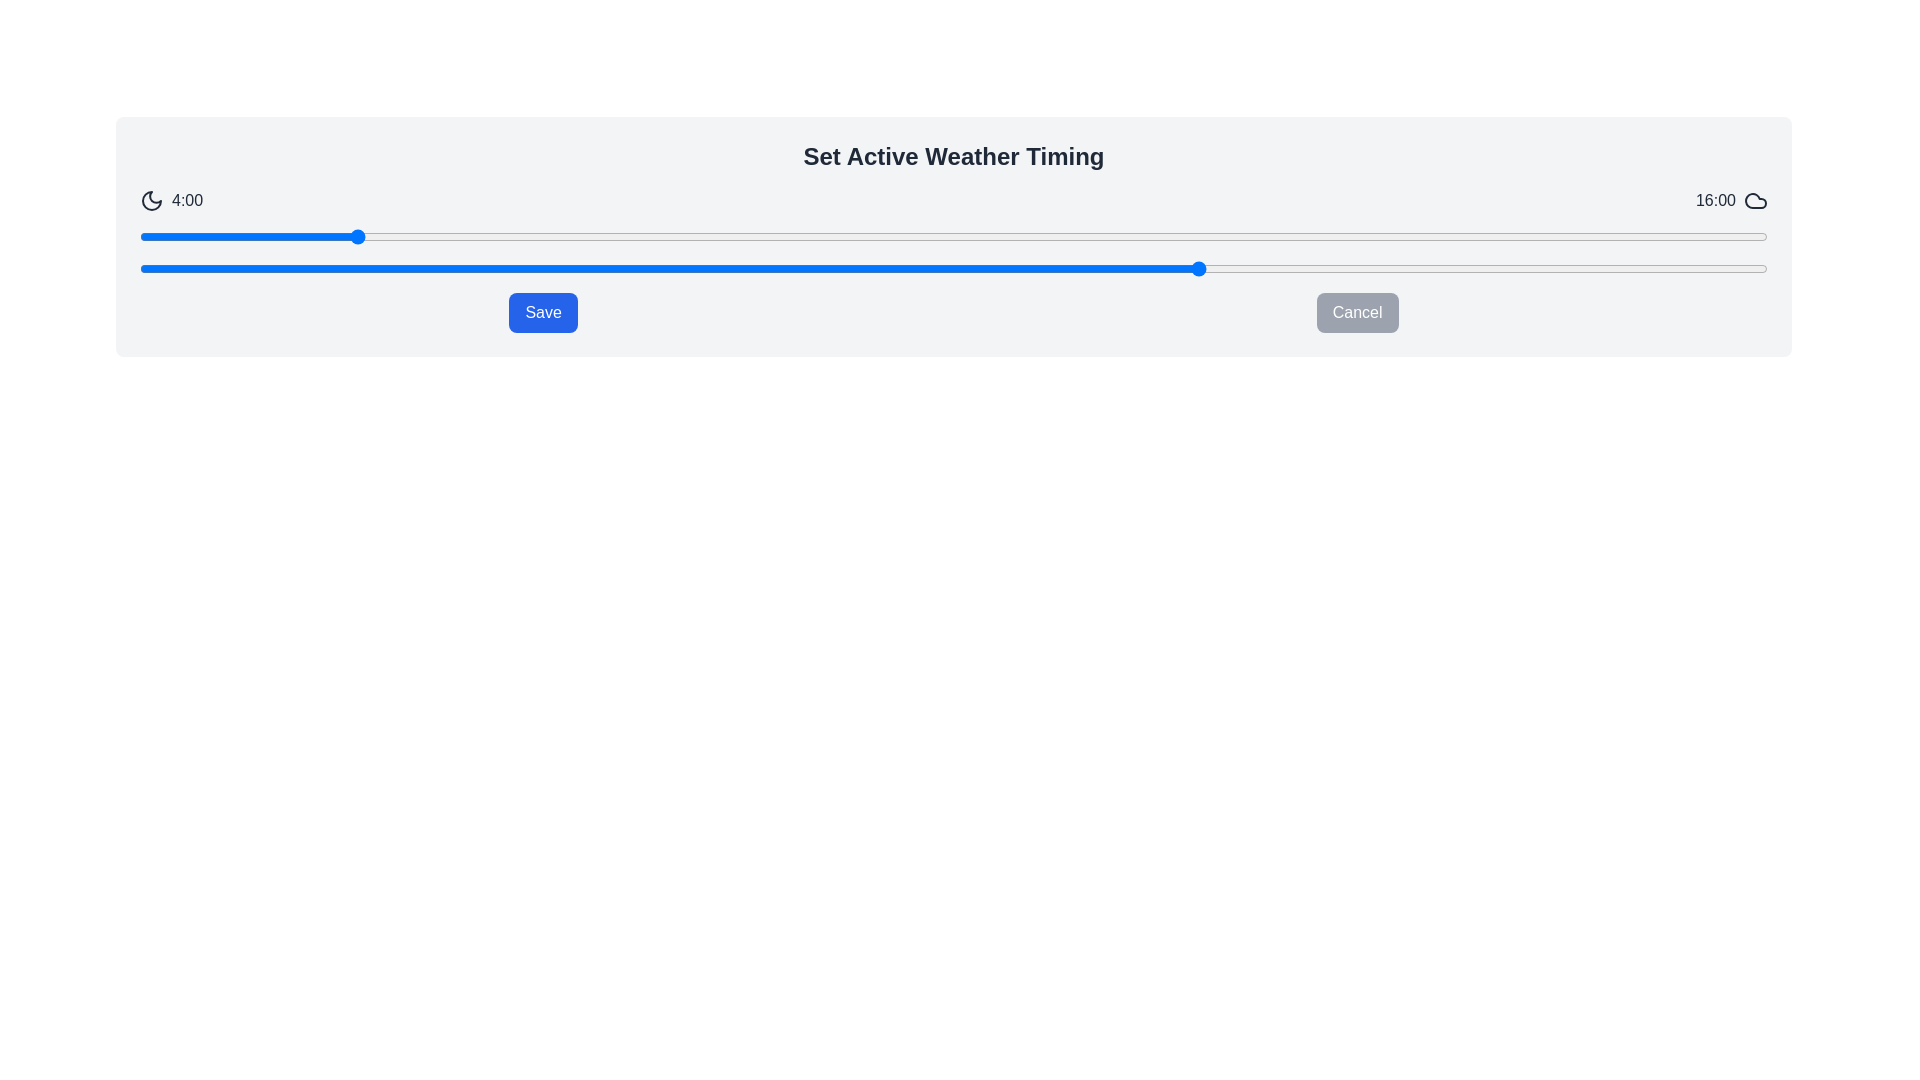 The image size is (1920, 1080). I want to click on the weather or time indicator icon located next to the text '16:00' in the top-right corner of the main interface area, so click(1755, 200).